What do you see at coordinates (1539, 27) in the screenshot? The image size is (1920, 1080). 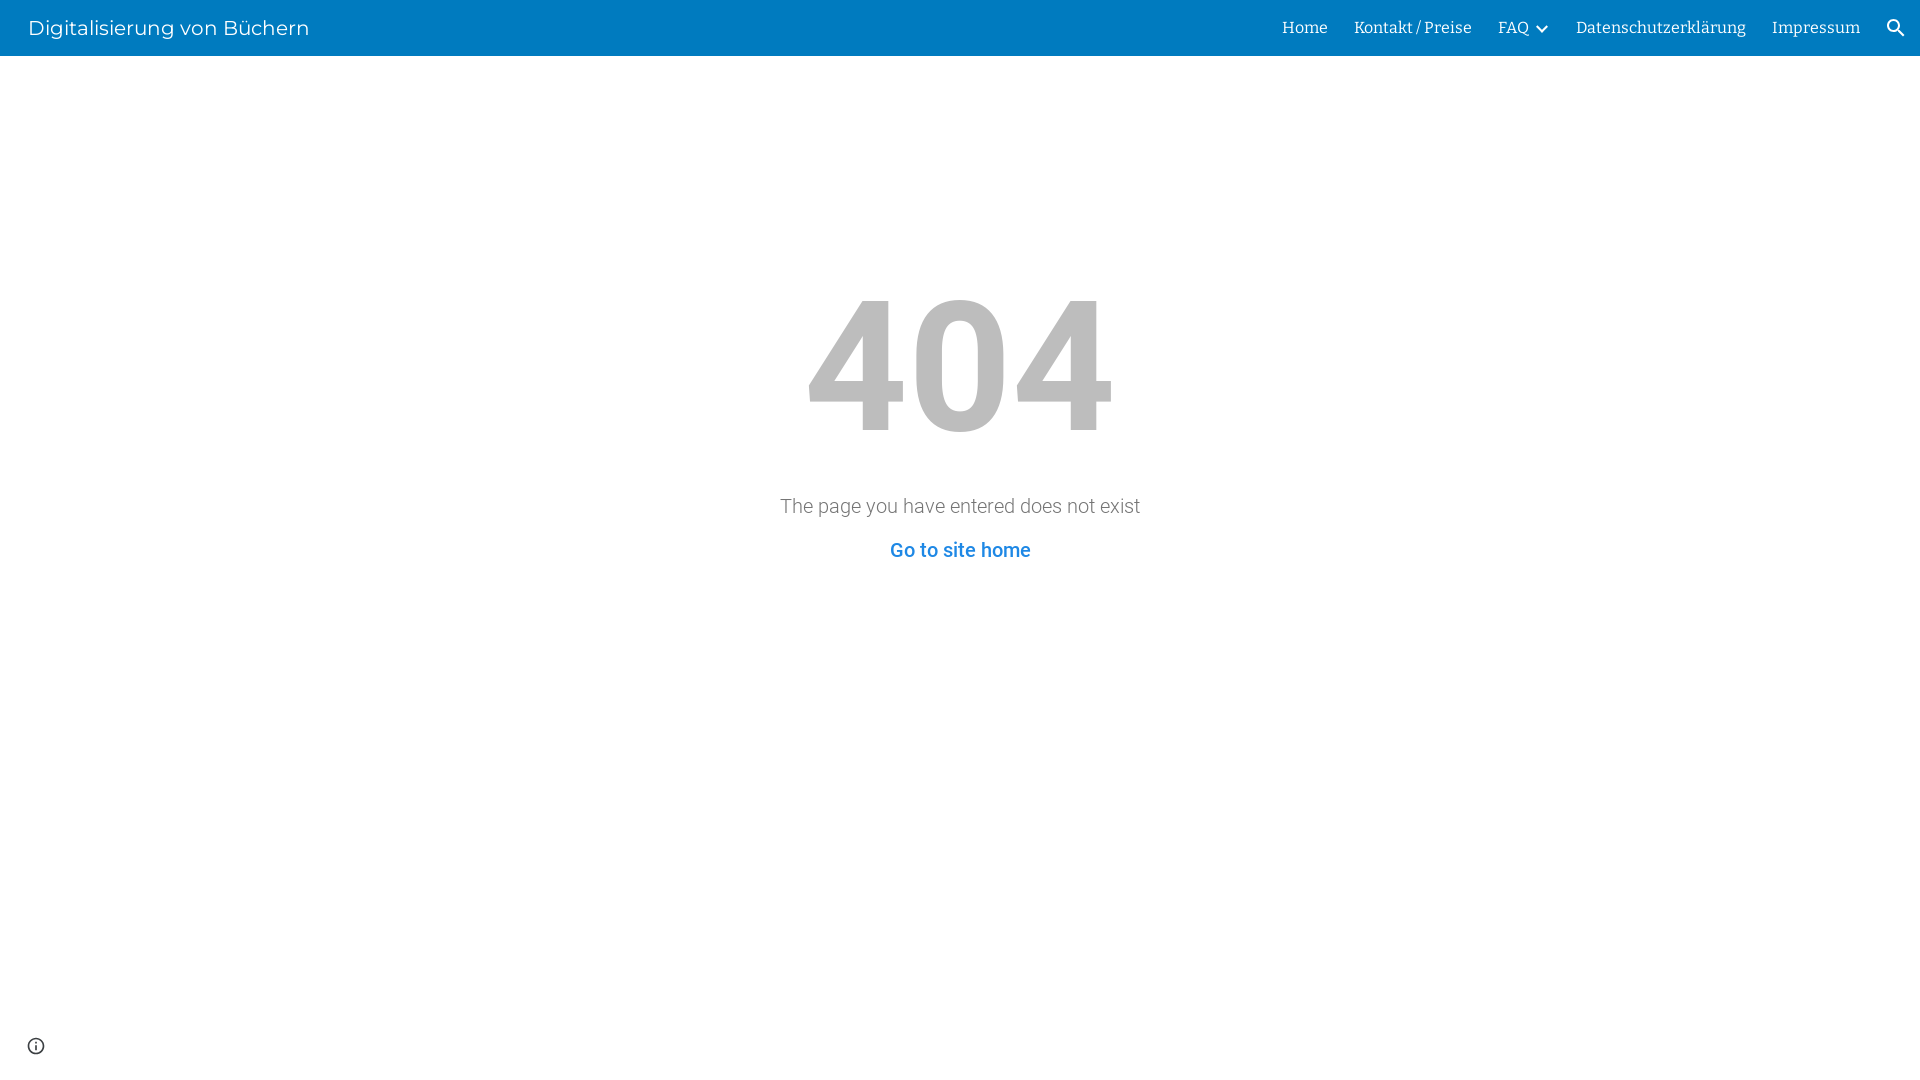 I see `'Expand/Collapse'` at bounding box center [1539, 27].